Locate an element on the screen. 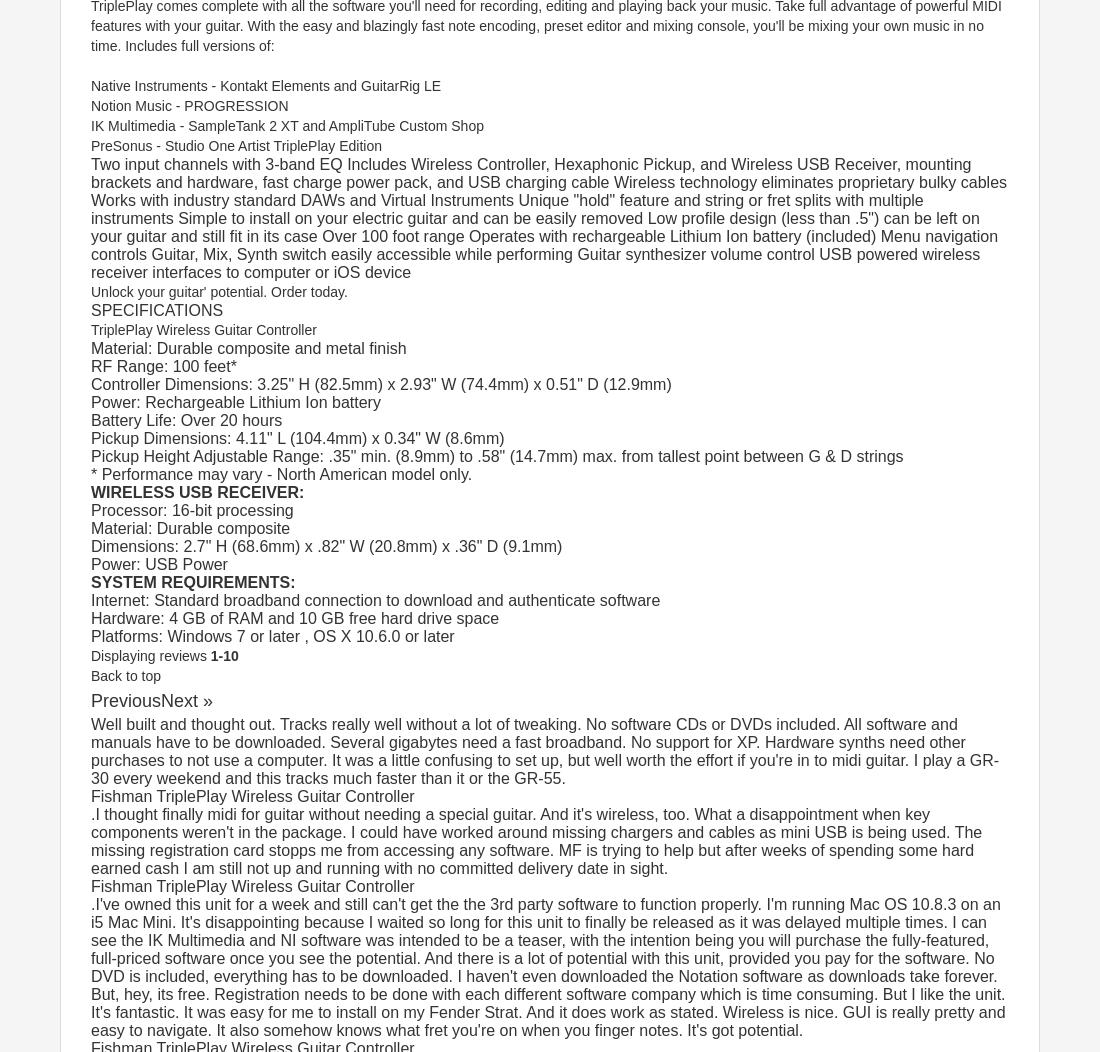 The image size is (1100, 1052). 'Power: Rechargeable Lithium Ion battery' is located at coordinates (90, 401).